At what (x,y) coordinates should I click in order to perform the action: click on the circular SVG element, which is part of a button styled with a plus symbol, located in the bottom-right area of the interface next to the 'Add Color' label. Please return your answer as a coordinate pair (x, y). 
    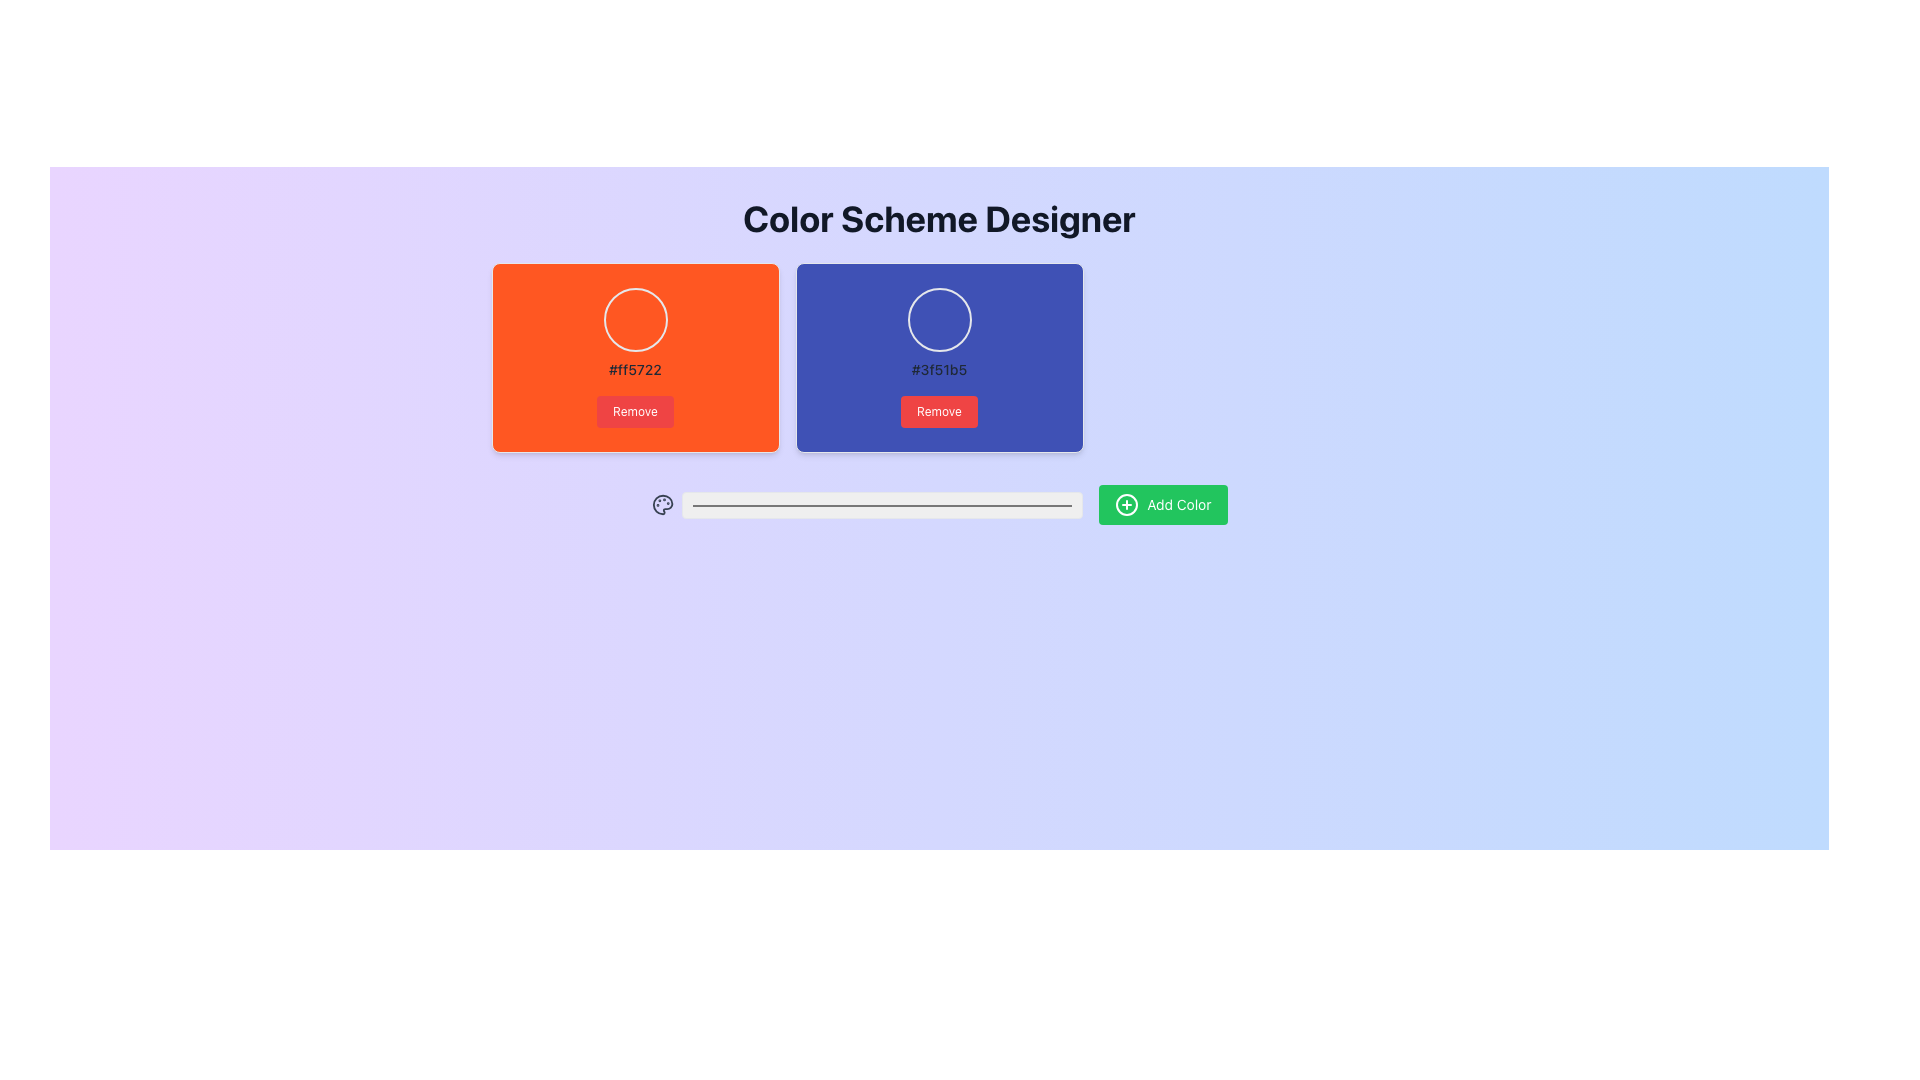
    Looking at the image, I should click on (1127, 504).